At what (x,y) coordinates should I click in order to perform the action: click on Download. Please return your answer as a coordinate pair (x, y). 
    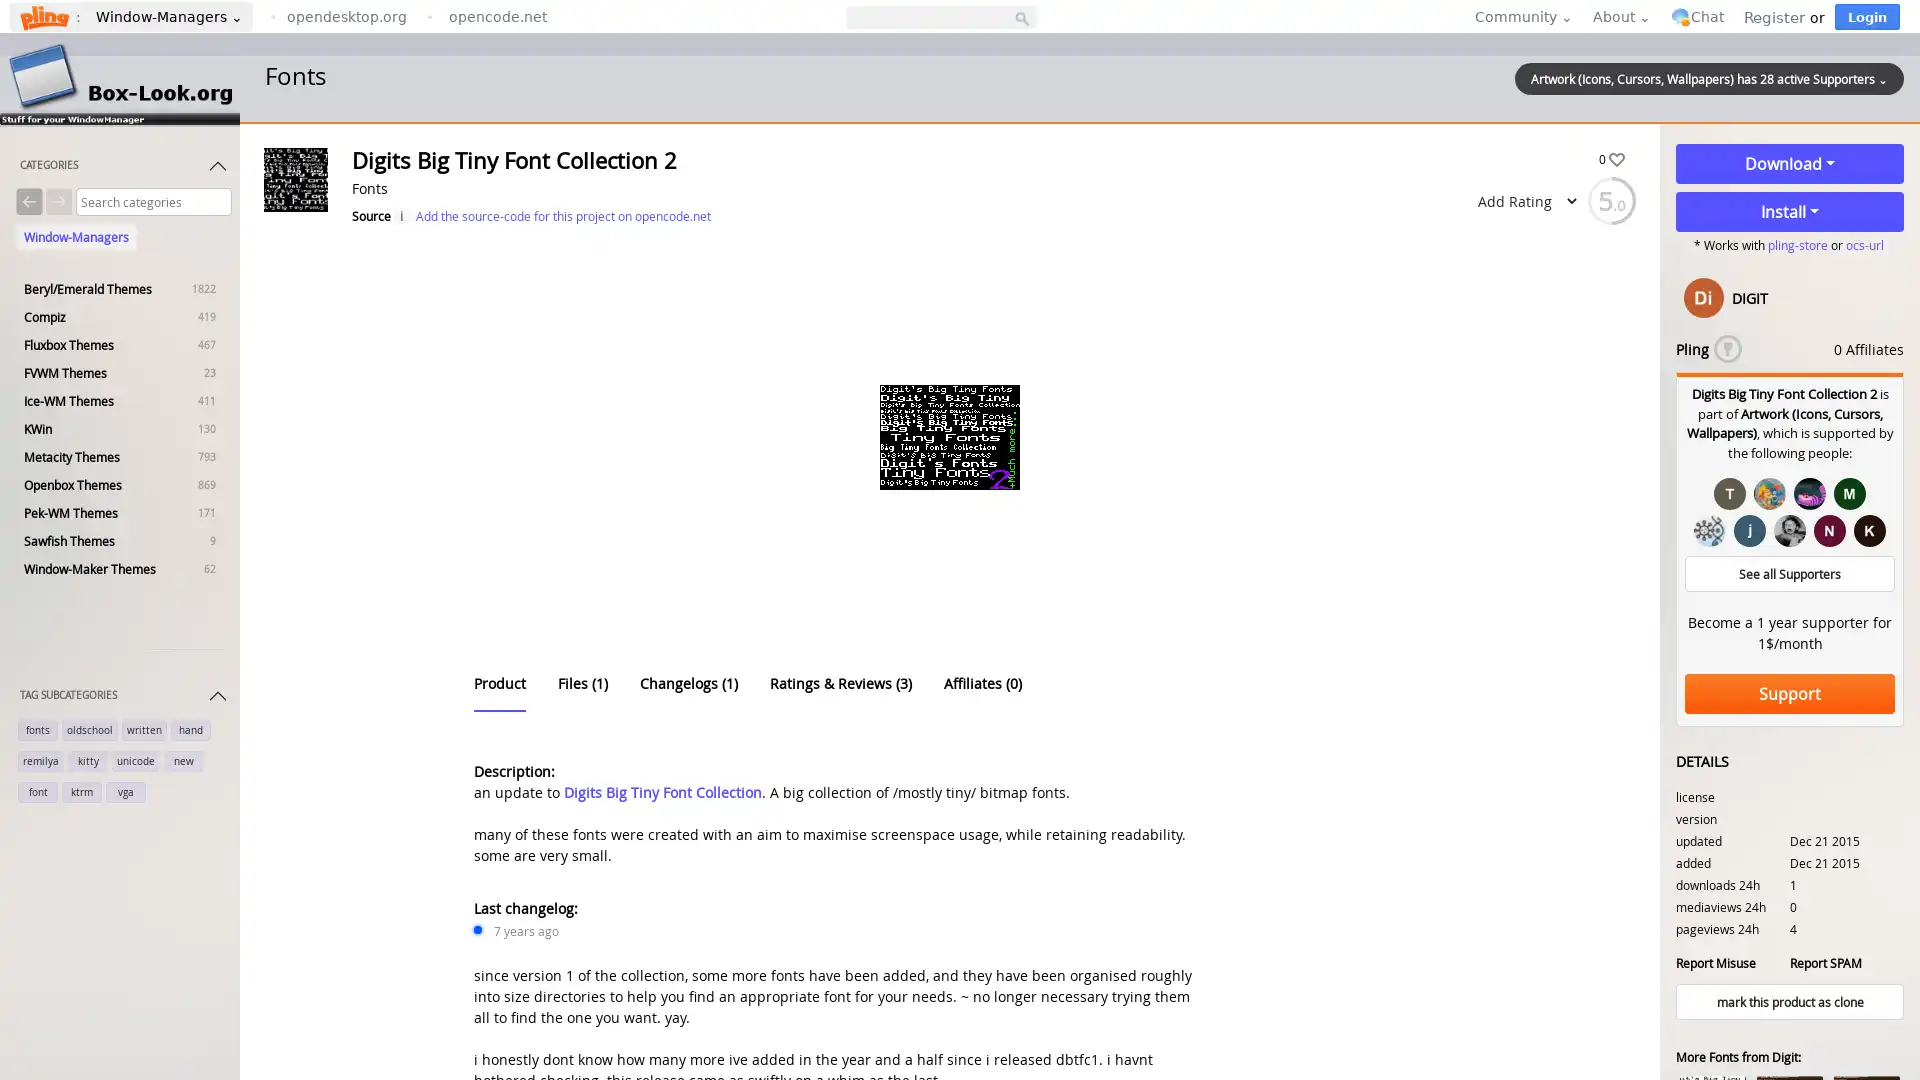
    Looking at the image, I should click on (1790, 163).